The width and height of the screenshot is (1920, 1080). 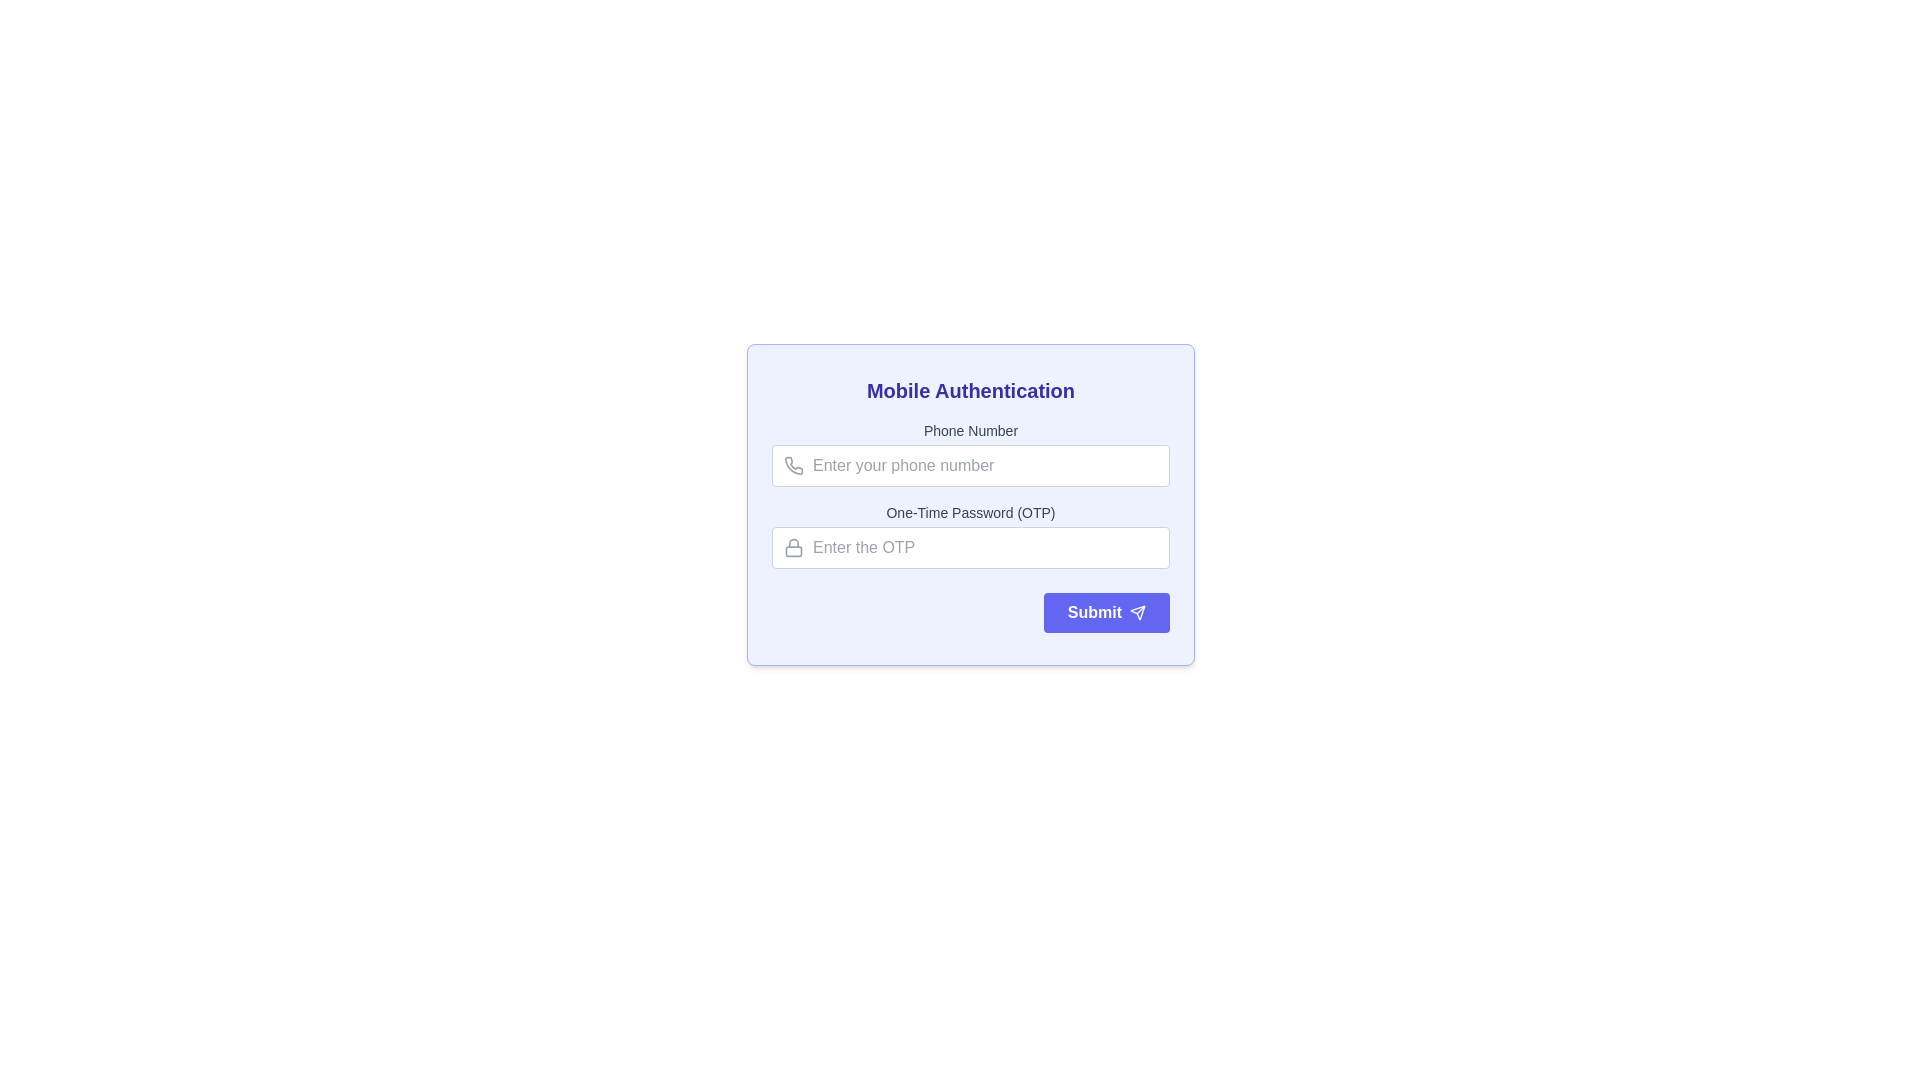 What do you see at coordinates (970, 430) in the screenshot?
I see `the 'Phone Number' text label, which is styled with a medium-sized, gray-colored font and positioned above the phone number input field in a mobile authentication form` at bounding box center [970, 430].